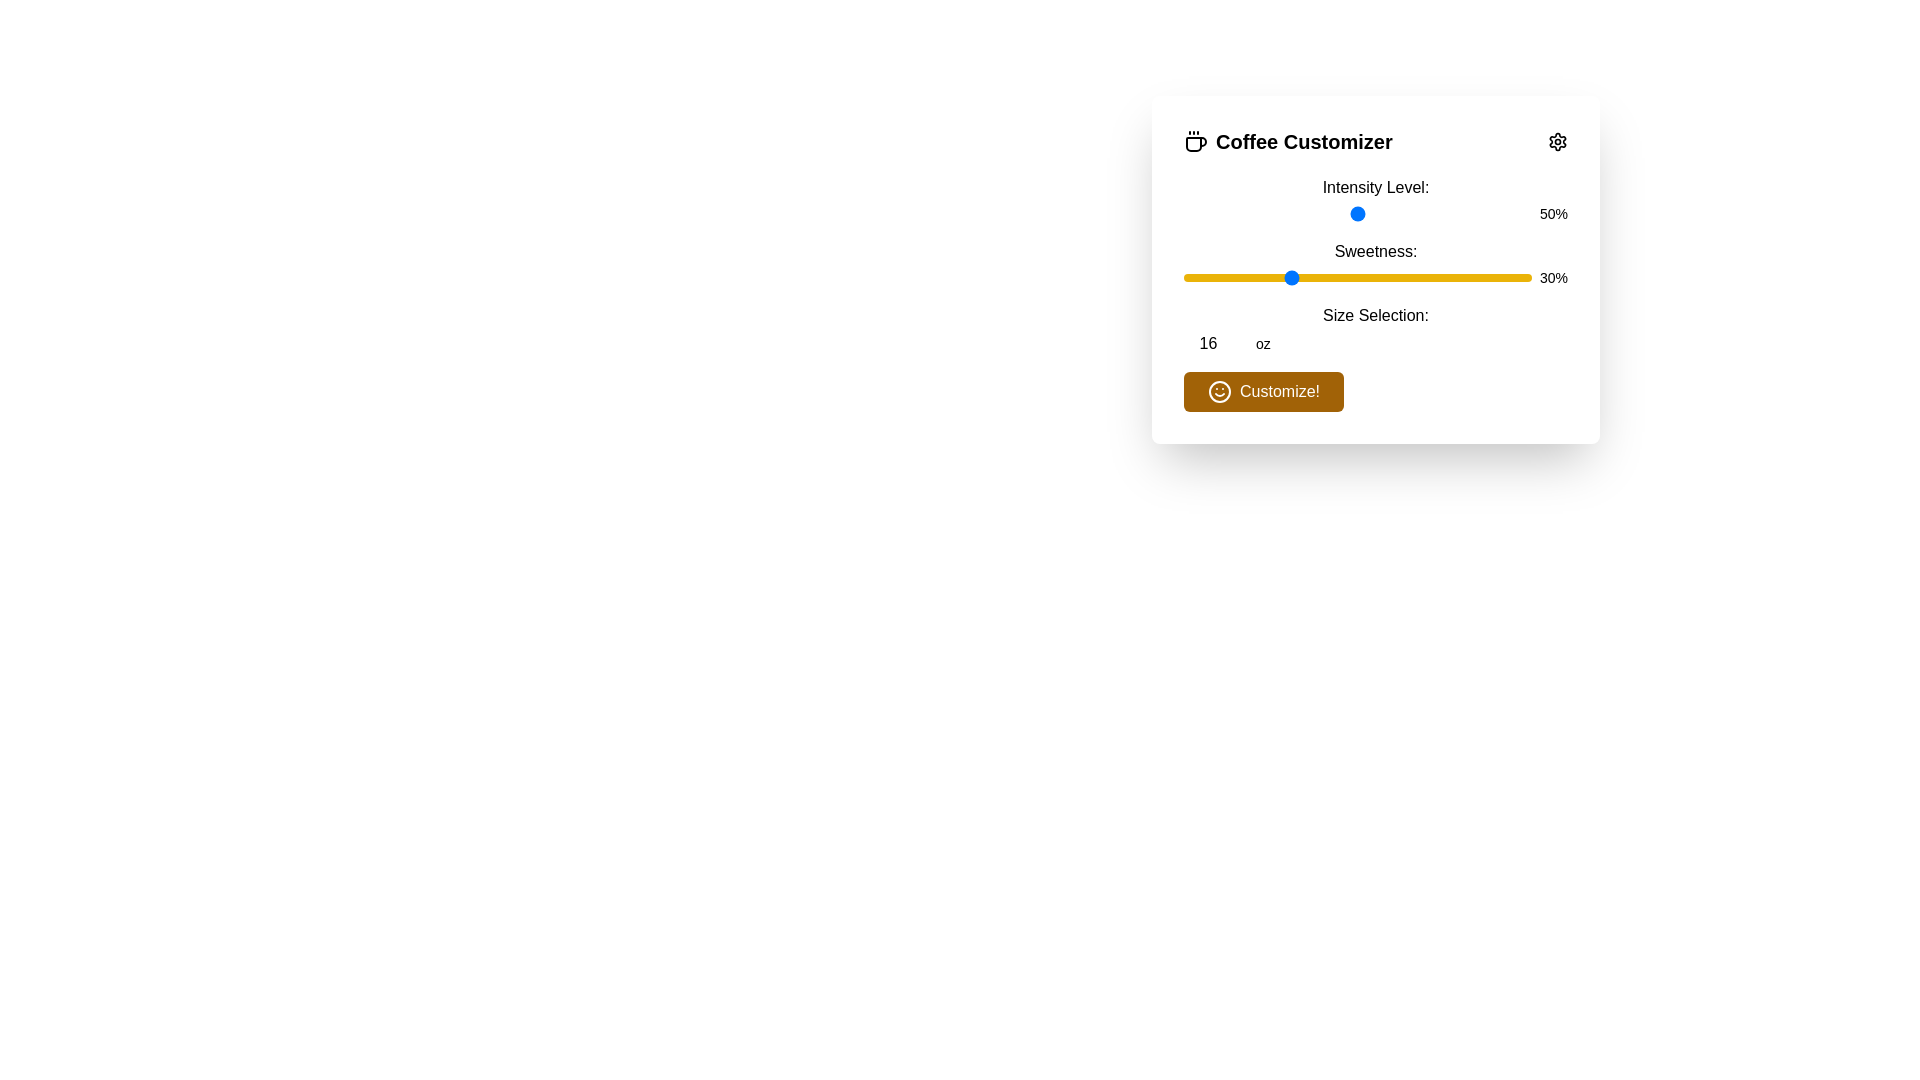 This screenshot has height=1080, width=1920. I want to click on the settings icon to open options, so click(1557, 141).